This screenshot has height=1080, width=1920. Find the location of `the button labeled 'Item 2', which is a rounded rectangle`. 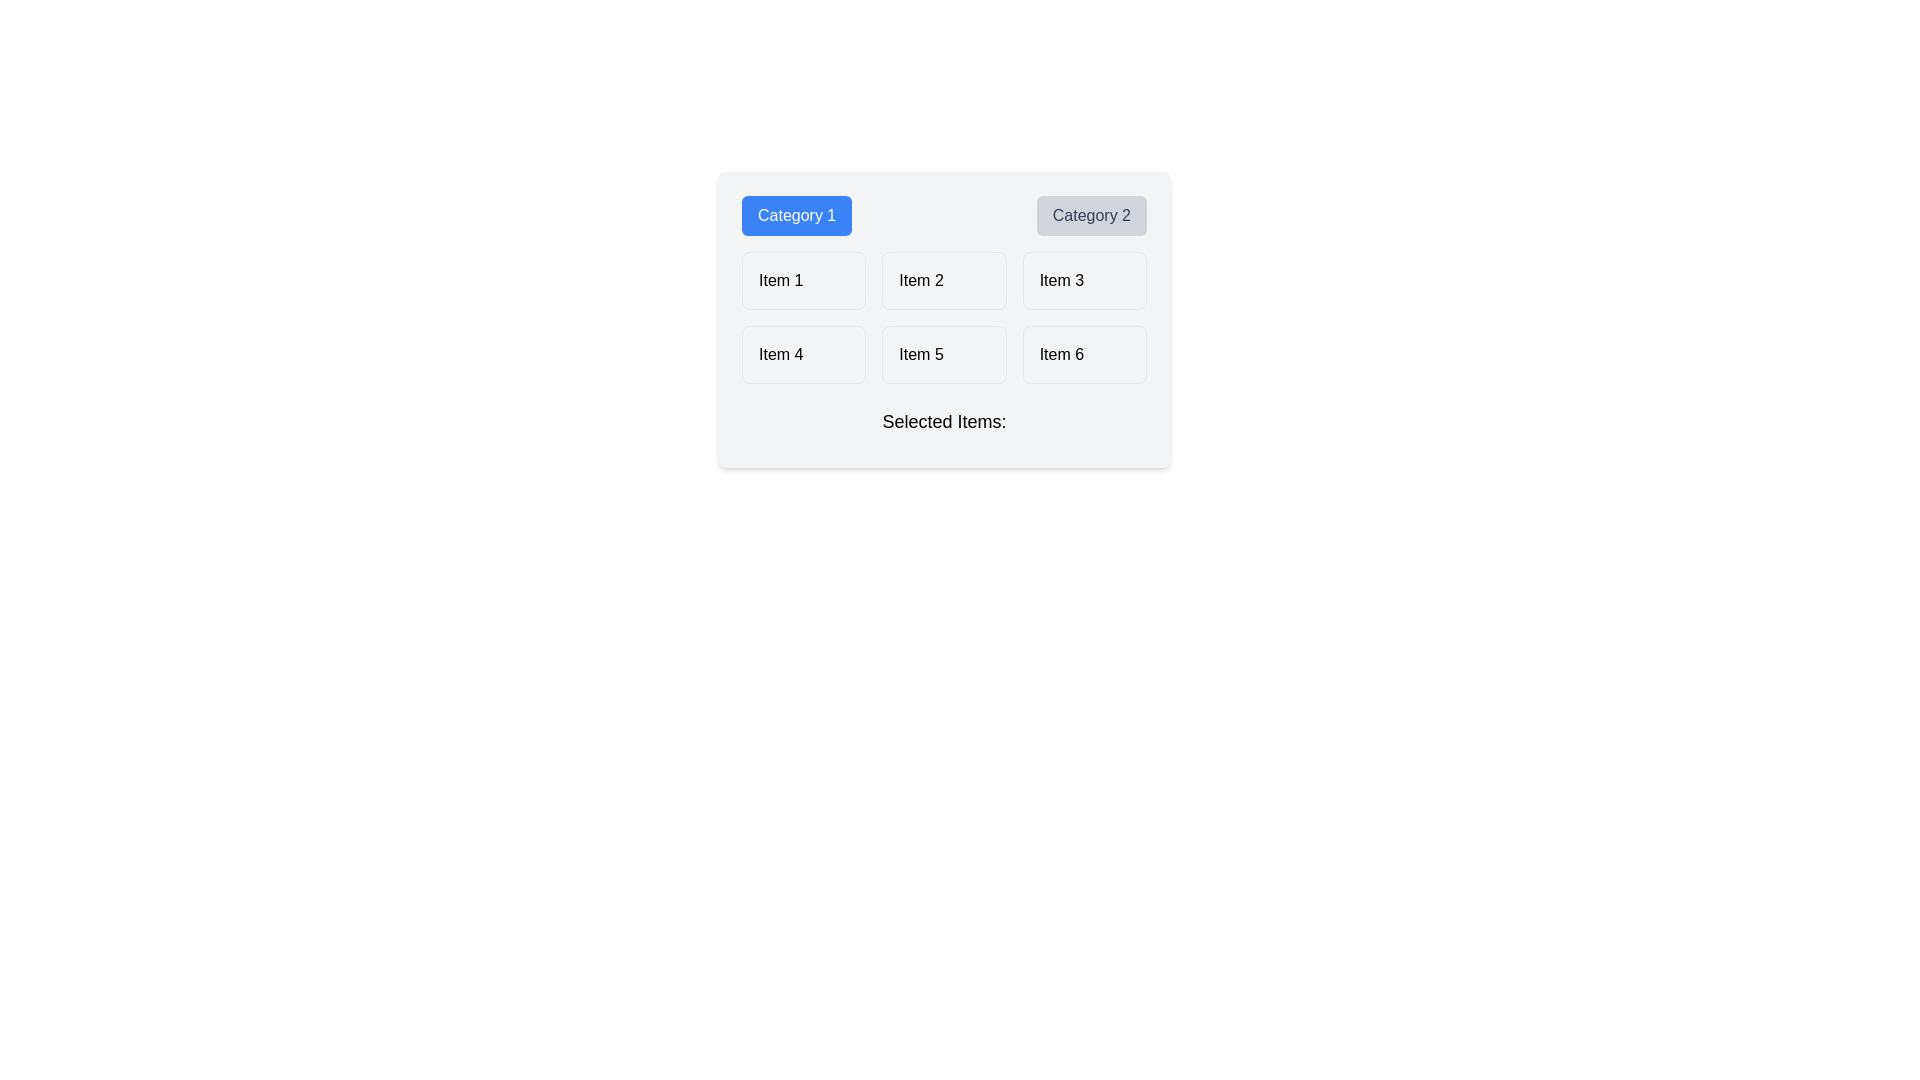

the button labeled 'Item 2', which is a rounded rectangle is located at coordinates (943, 281).